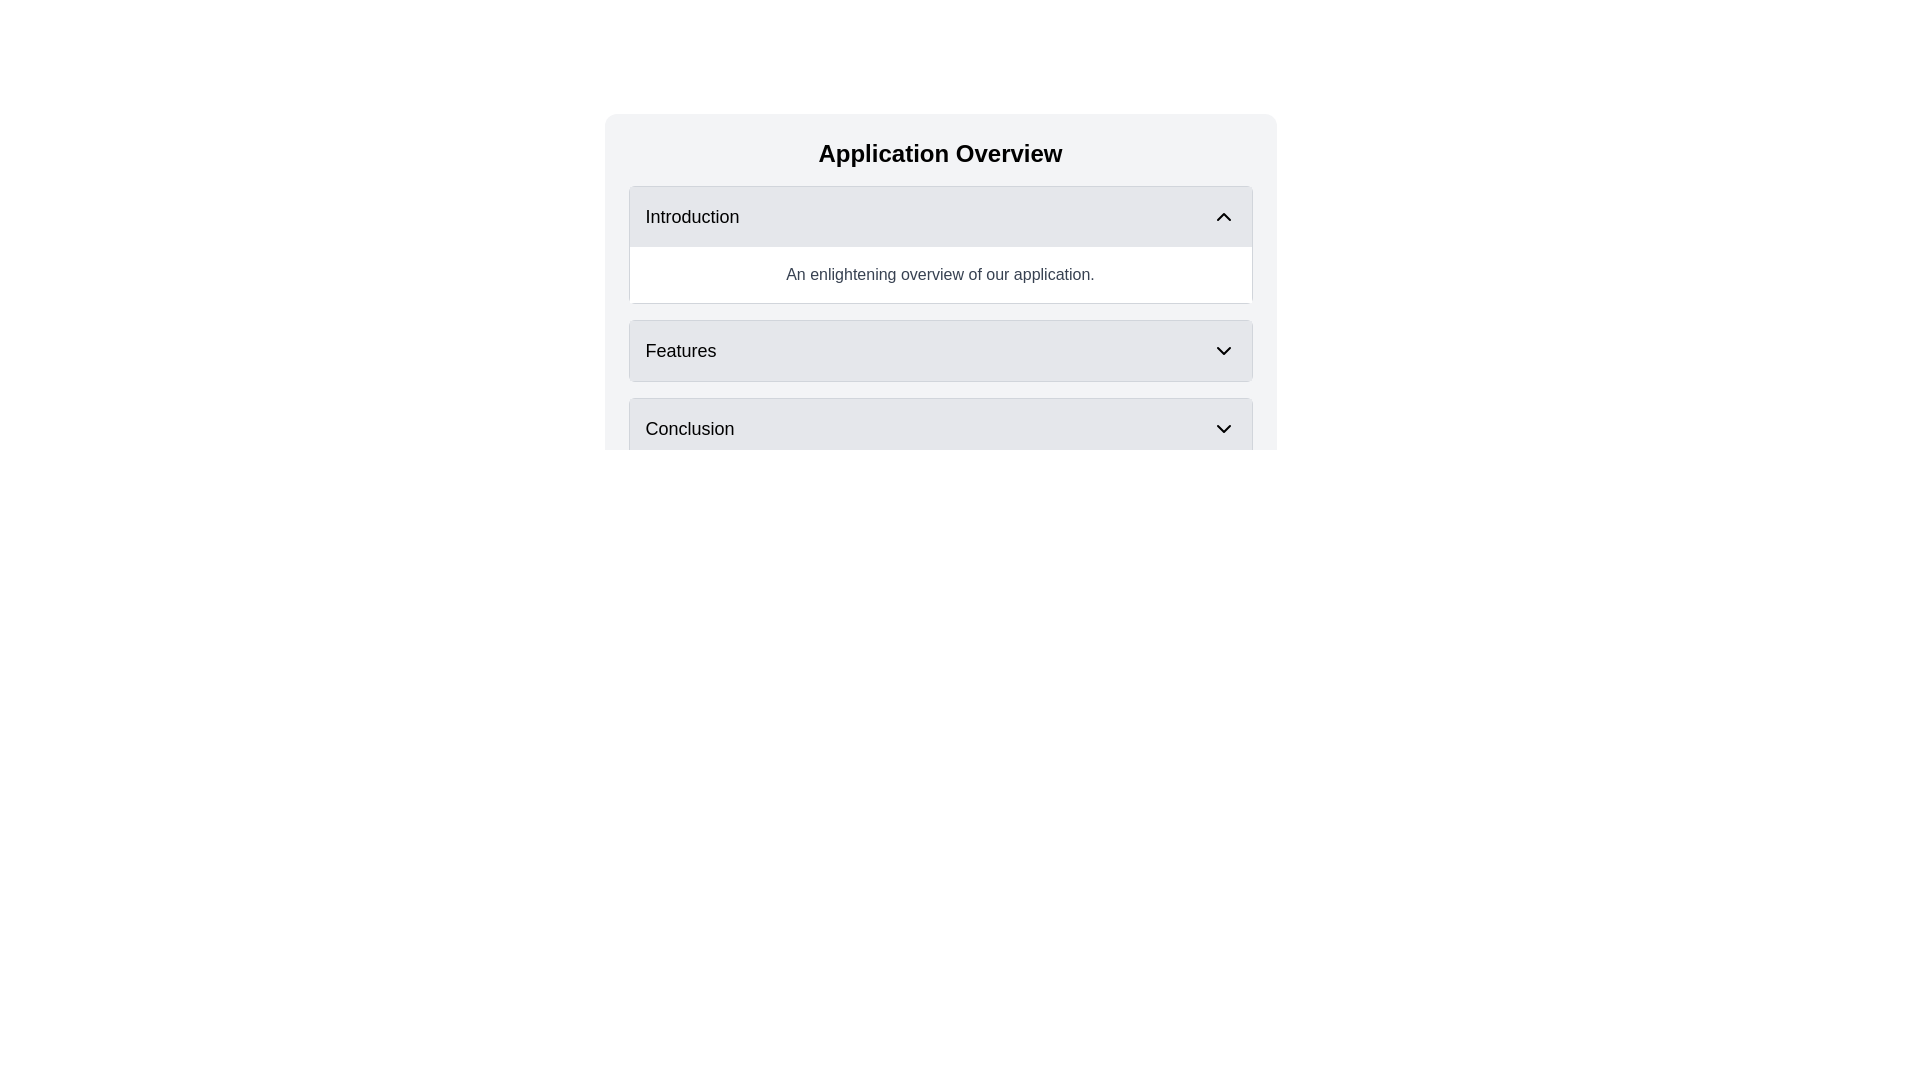 This screenshot has height=1080, width=1920. I want to click on the static text label titled 'Conclusion' located in the bottom section of the list layout under 'Application Overview', so click(690, 427).